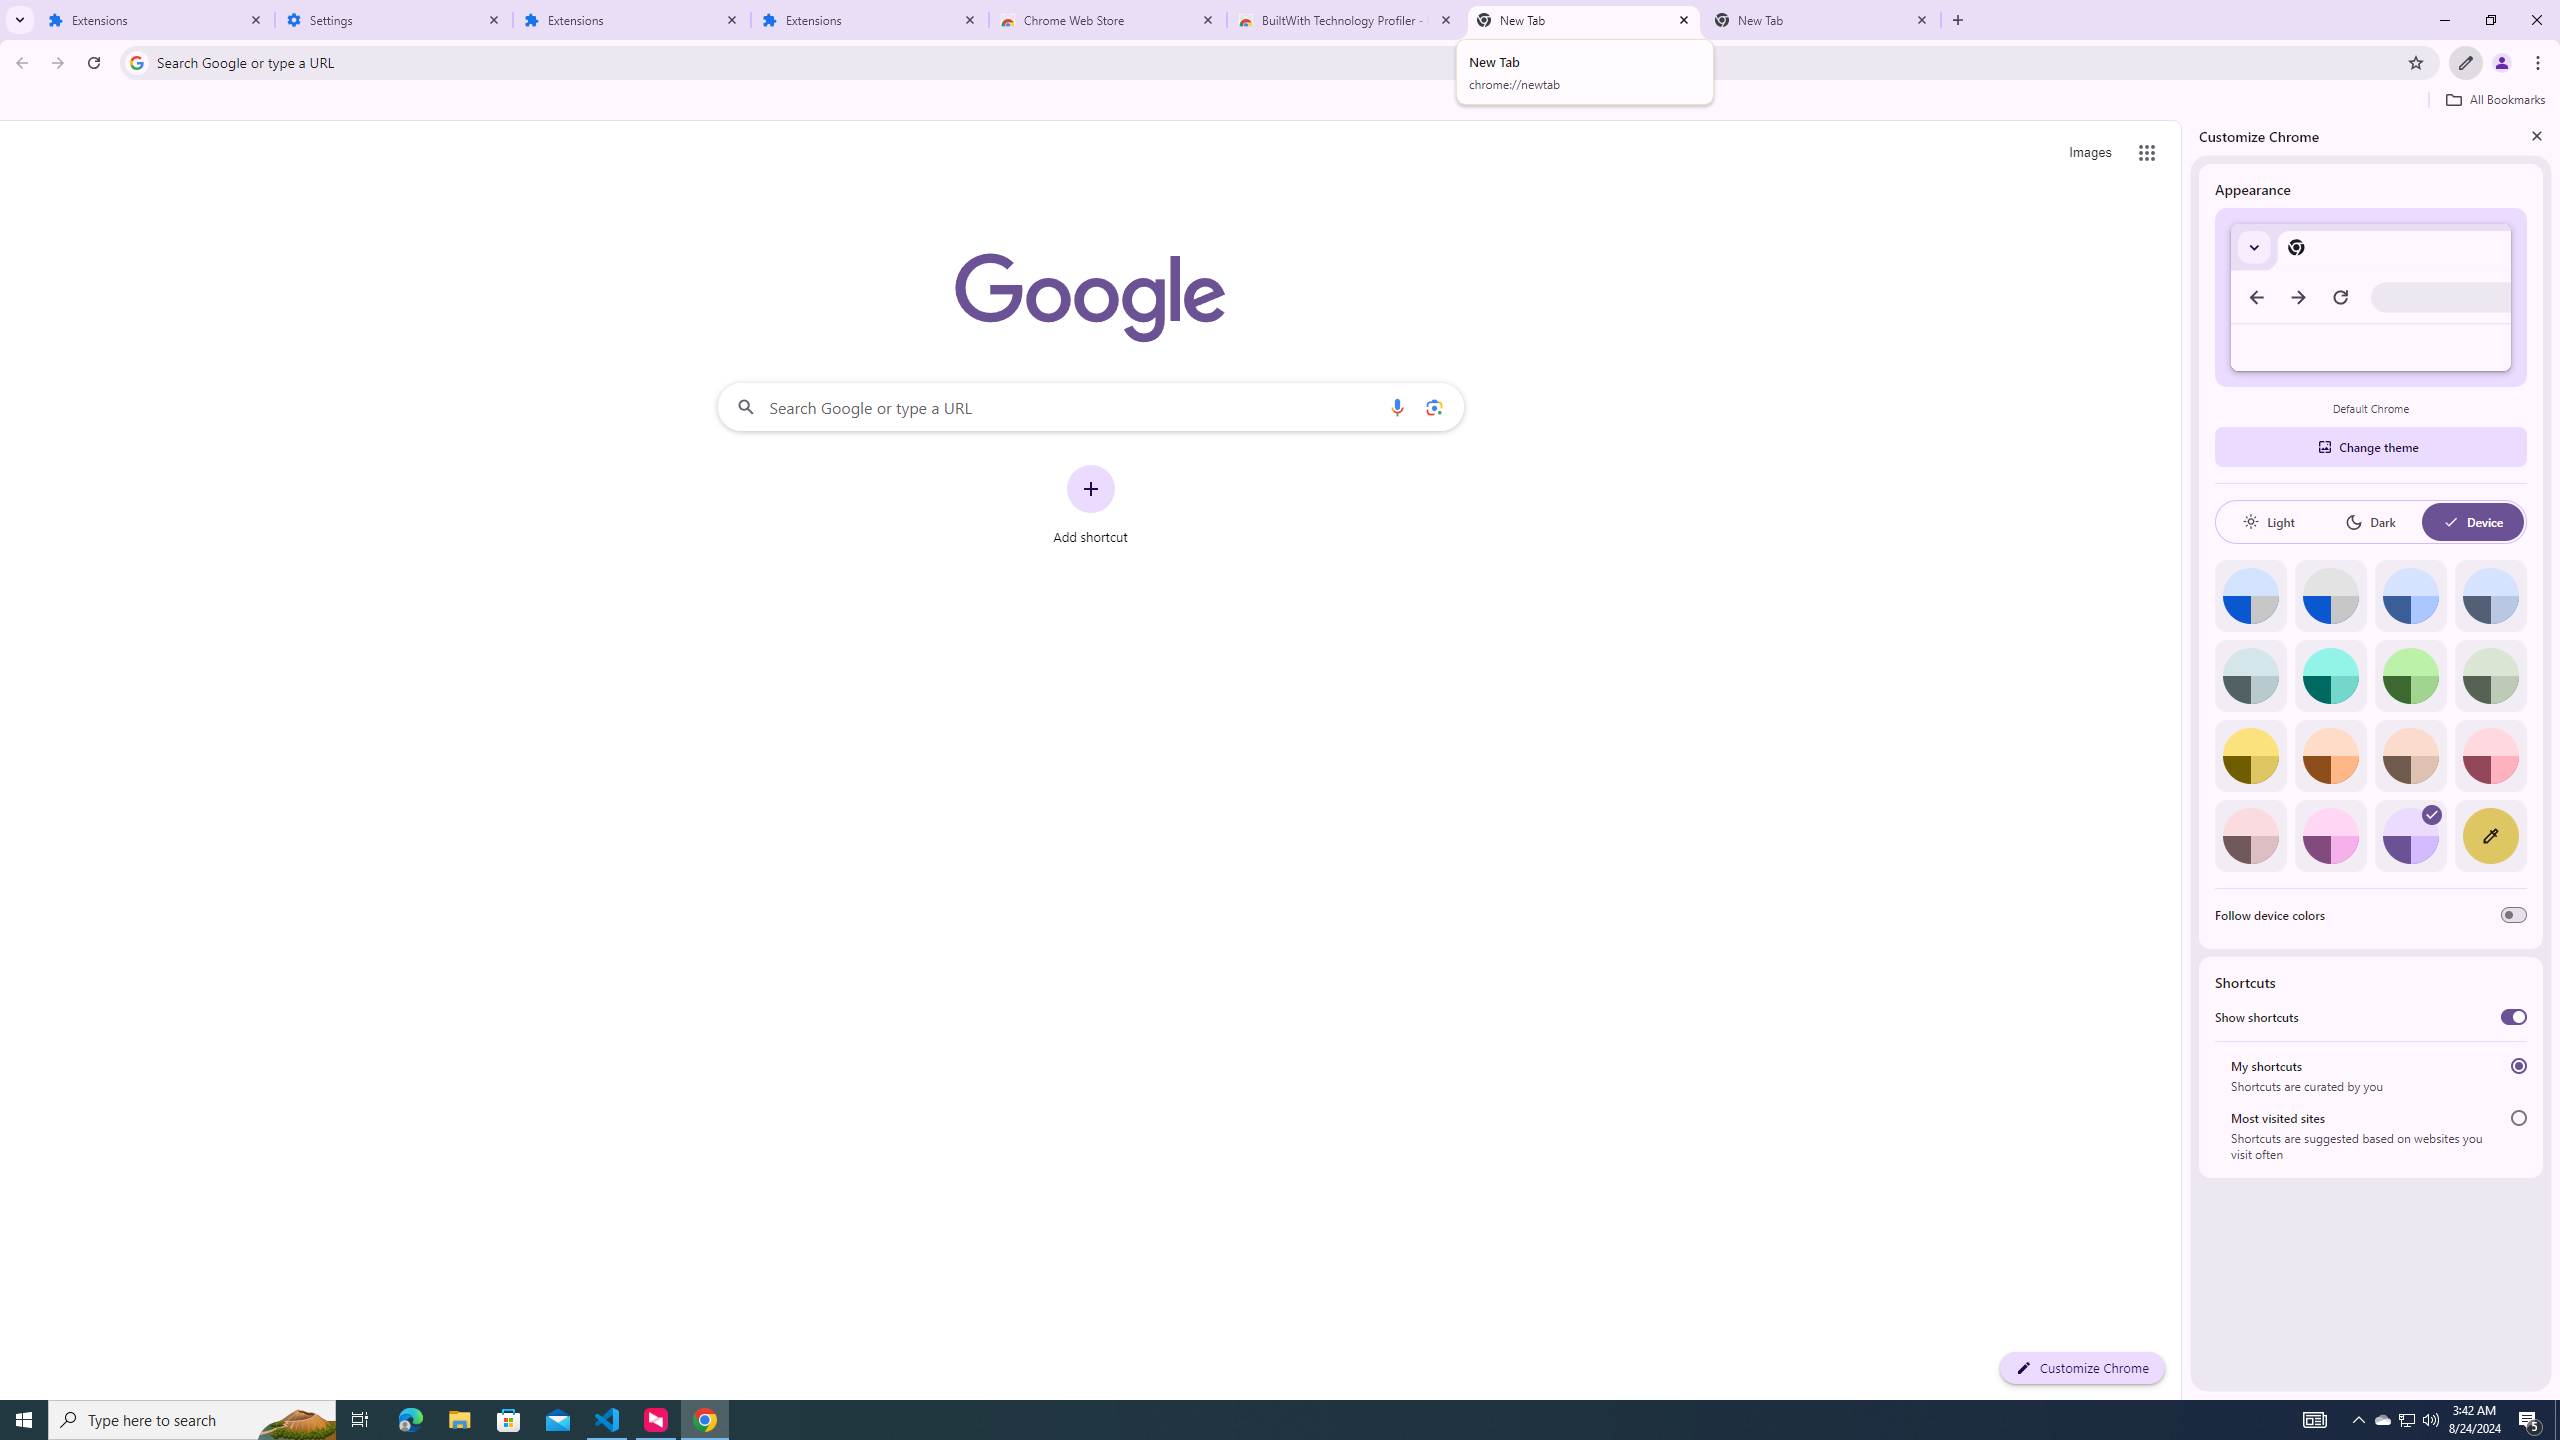 The width and height of the screenshot is (2560, 1440). I want to click on 'Extensions', so click(631, 19).